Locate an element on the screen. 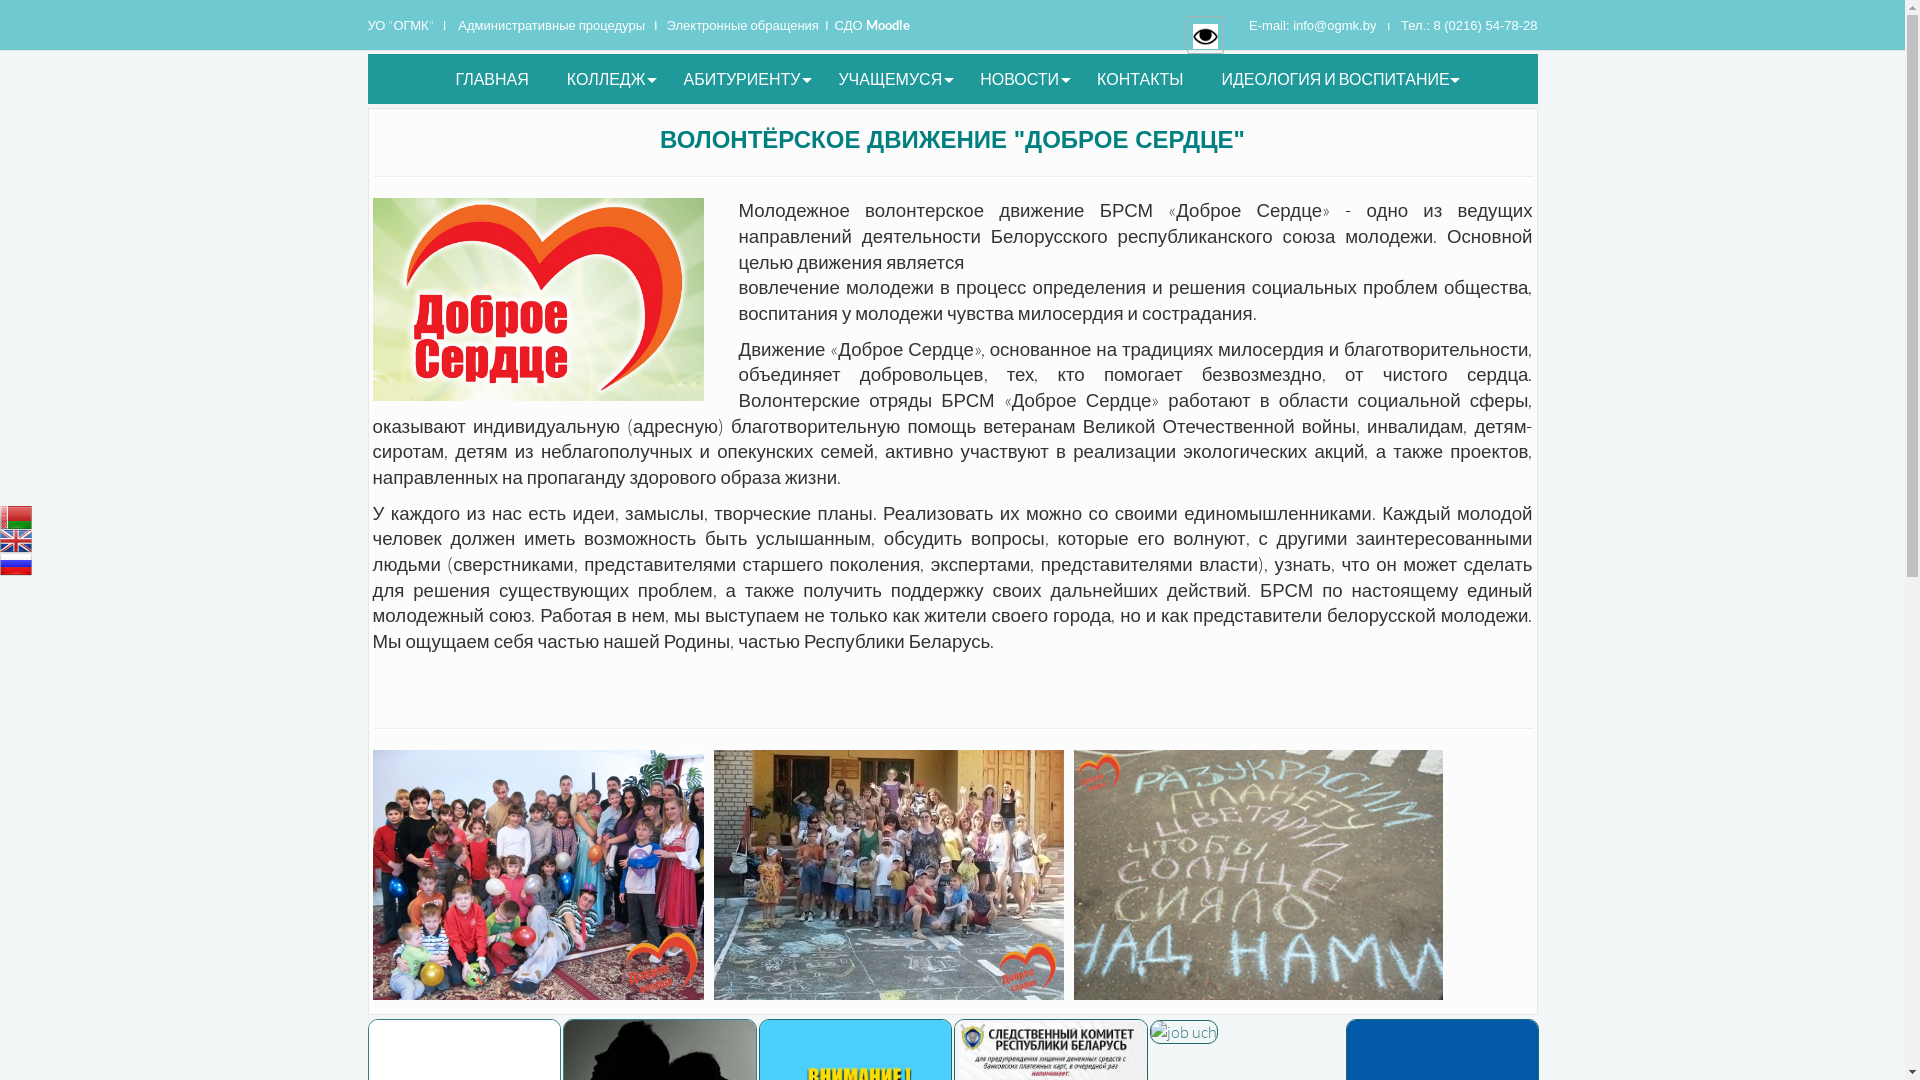 The image size is (1920, 1080). 'Russian' is located at coordinates (0, 564).